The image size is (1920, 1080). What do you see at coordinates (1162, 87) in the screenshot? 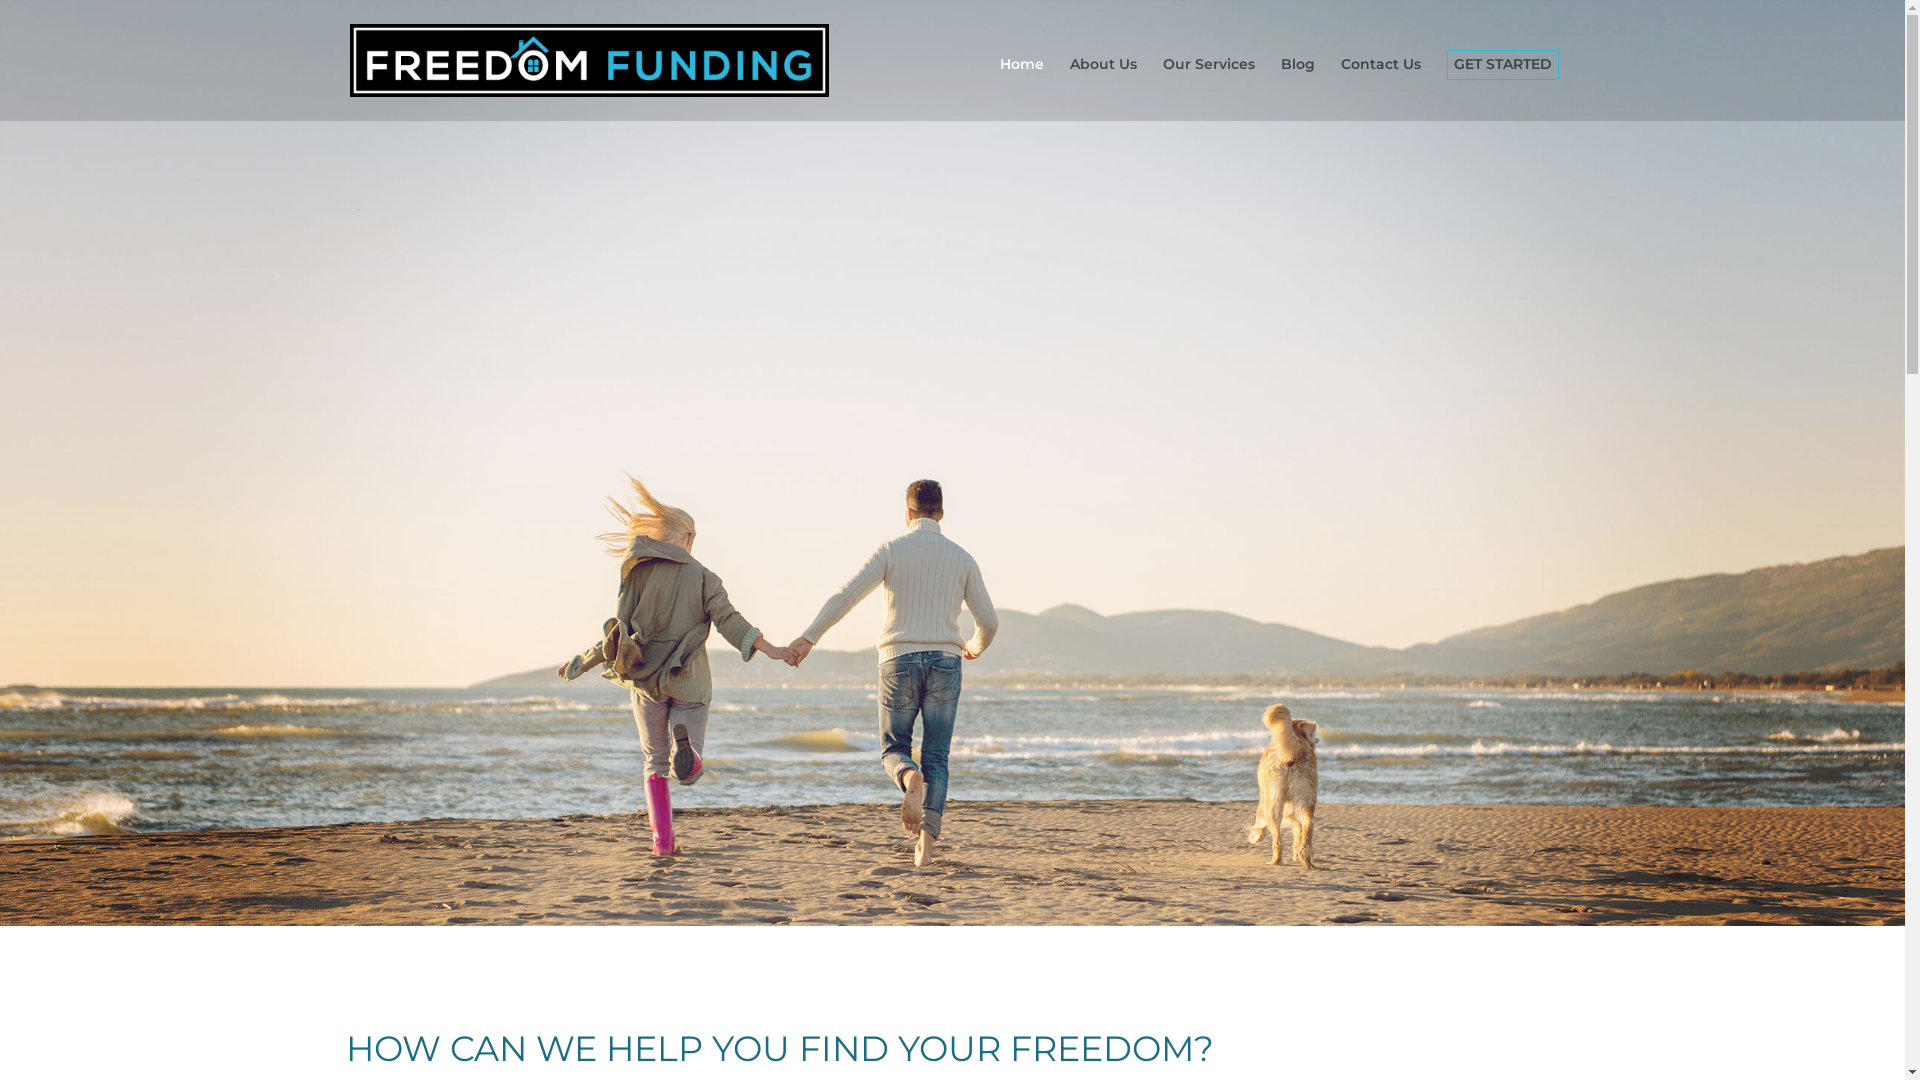
I see `'Our Services'` at bounding box center [1162, 87].